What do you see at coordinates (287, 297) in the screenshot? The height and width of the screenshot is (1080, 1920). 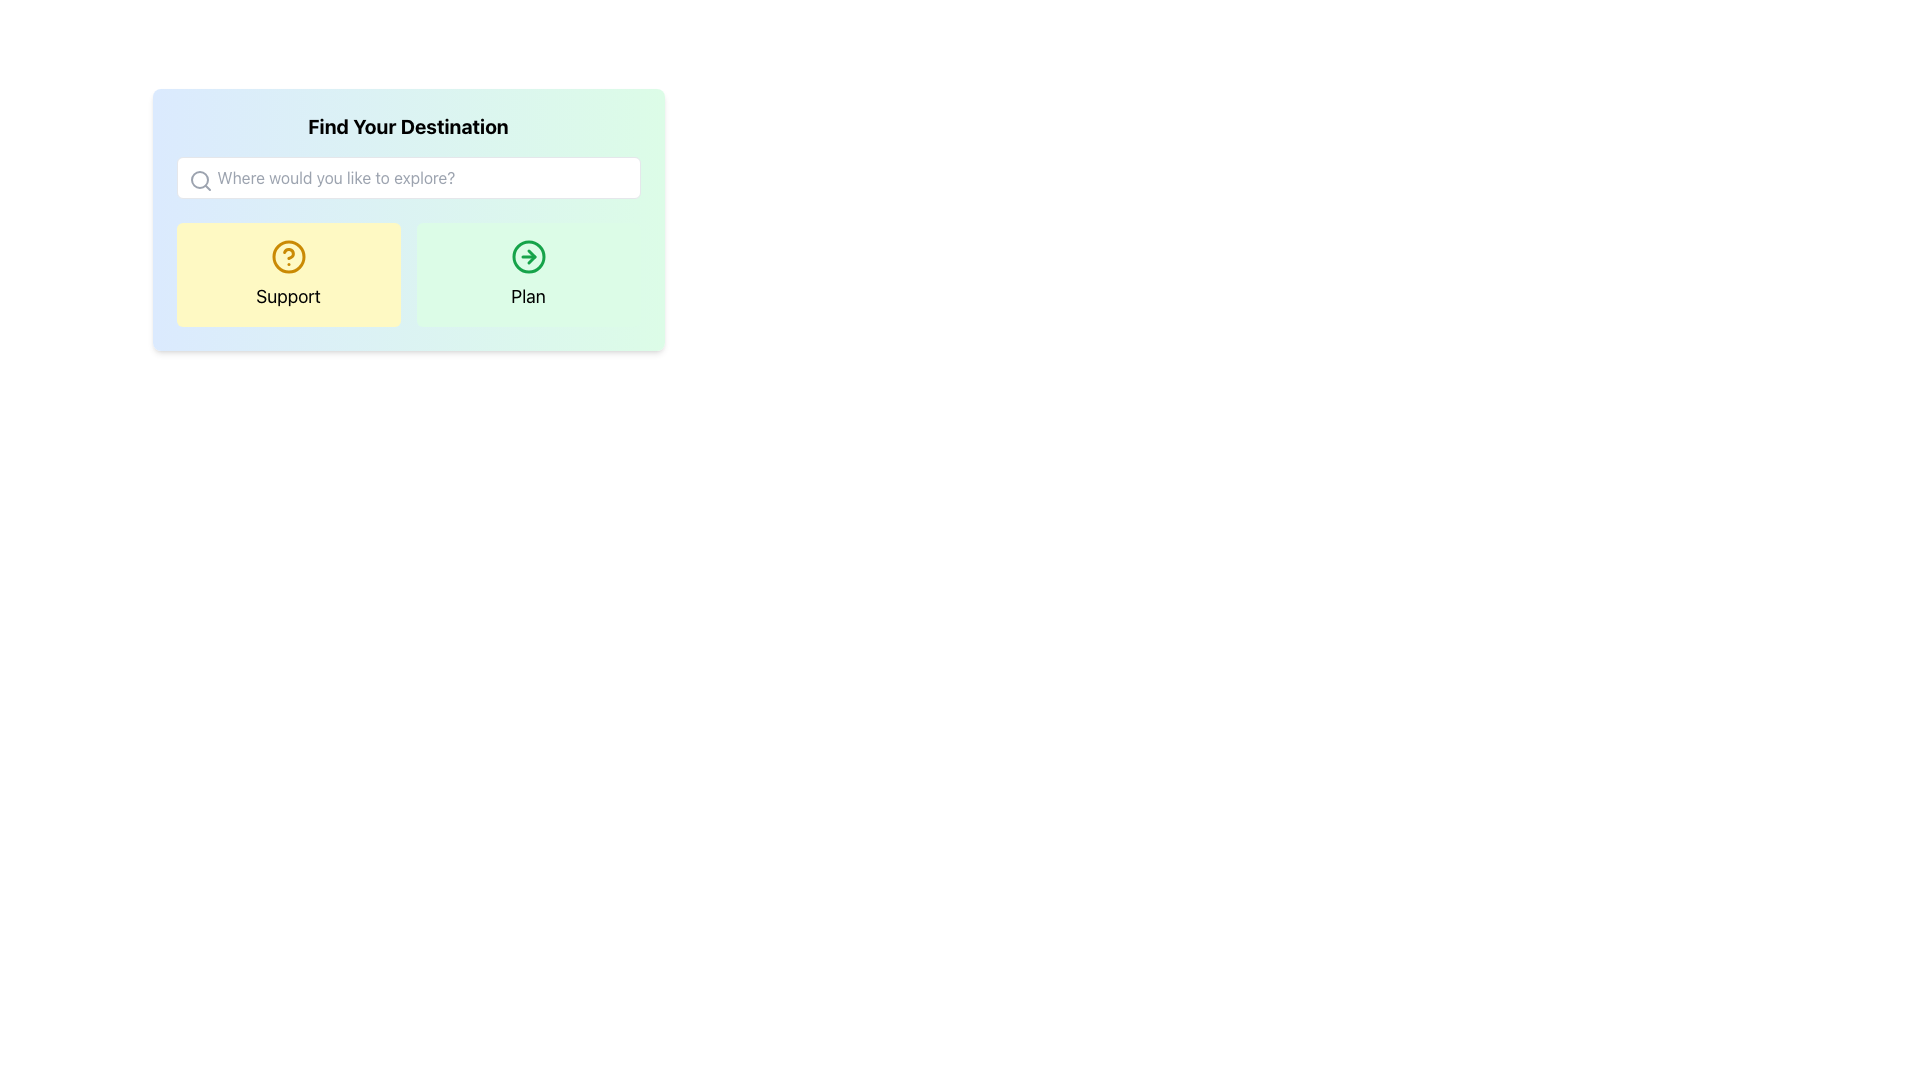 I see `the 'Support' text label element, which is prominently displayed in bold and larger font at the bottom center of a yellow rectangular area` at bounding box center [287, 297].